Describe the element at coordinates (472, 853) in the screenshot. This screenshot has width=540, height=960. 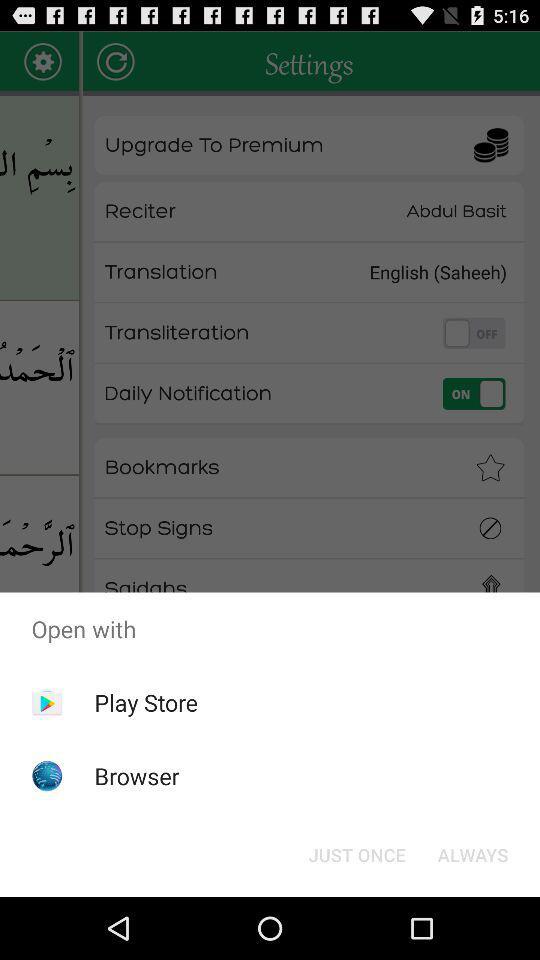
I see `the item next to the just once item` at that location.